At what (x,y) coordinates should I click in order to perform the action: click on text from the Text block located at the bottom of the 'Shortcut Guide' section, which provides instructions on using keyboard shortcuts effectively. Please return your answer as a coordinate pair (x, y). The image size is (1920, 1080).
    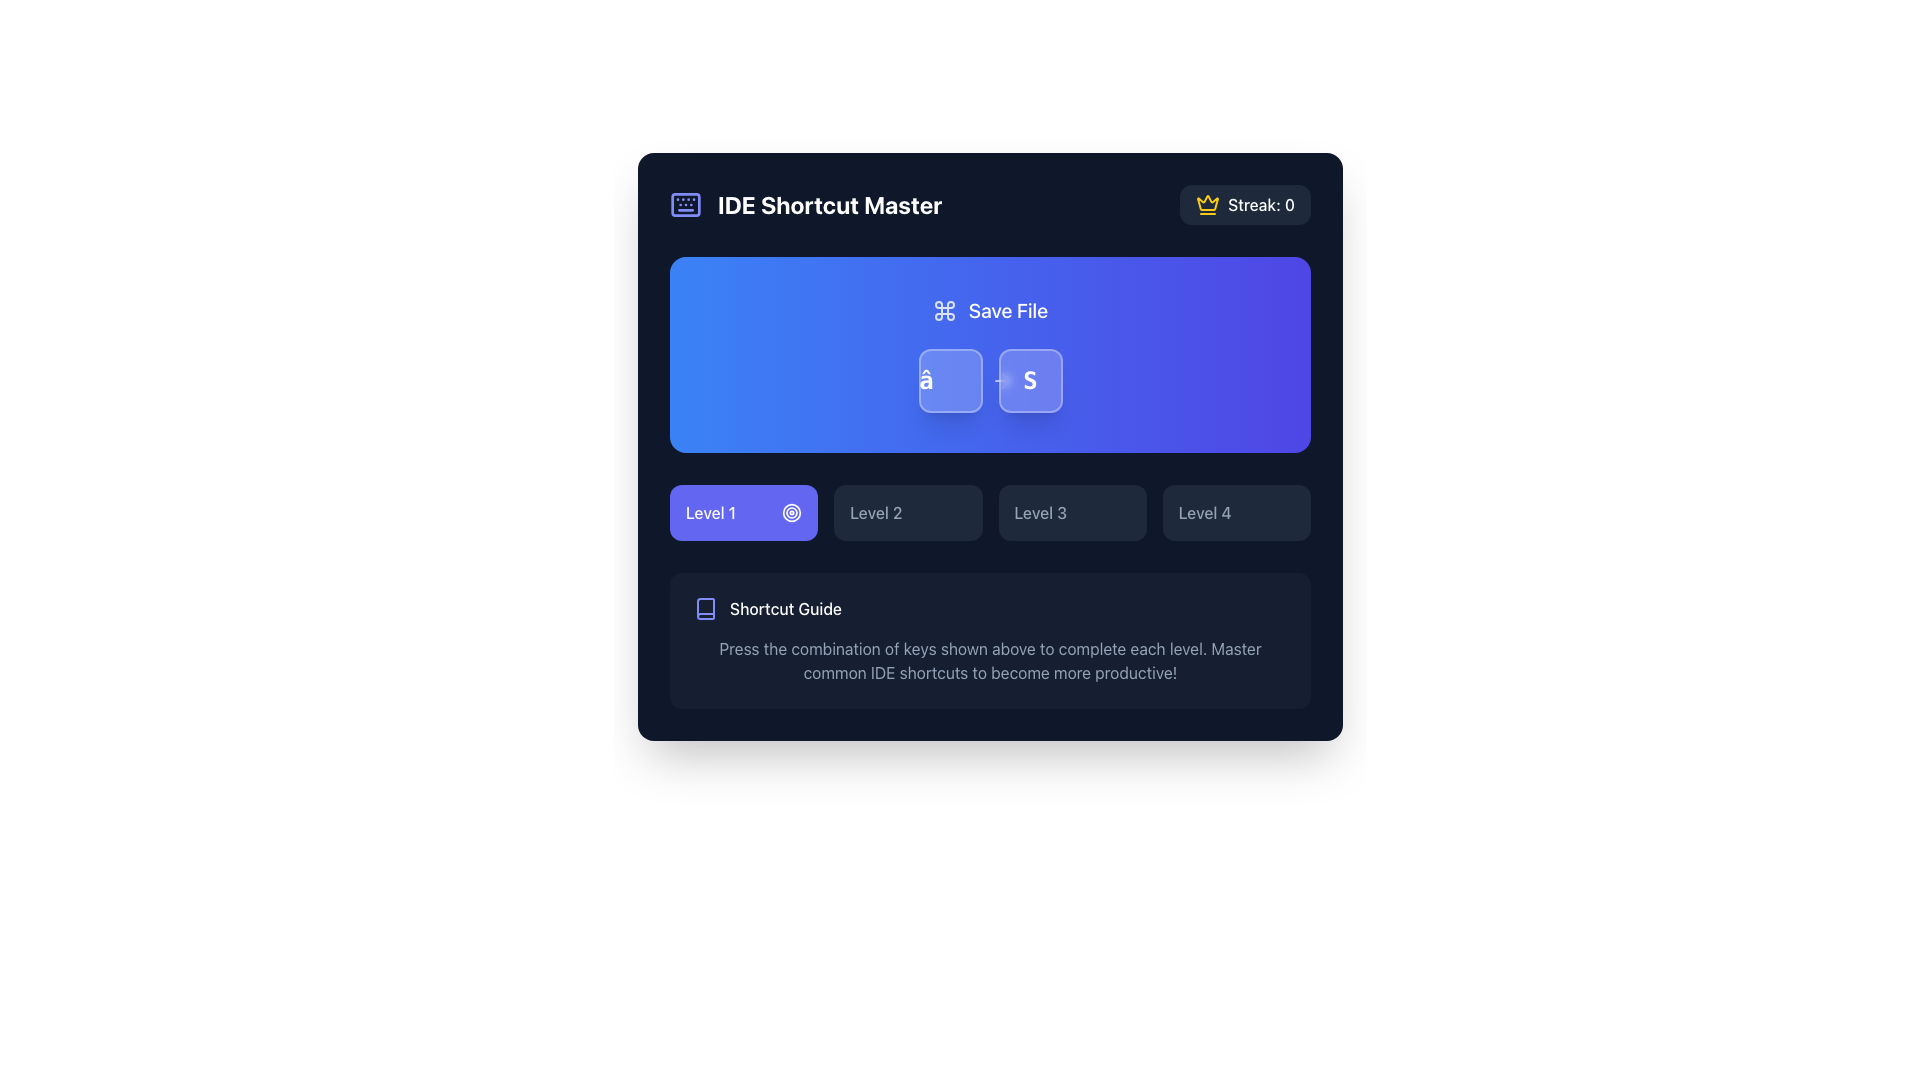
    Looking at the image, I should click on (990, 660).